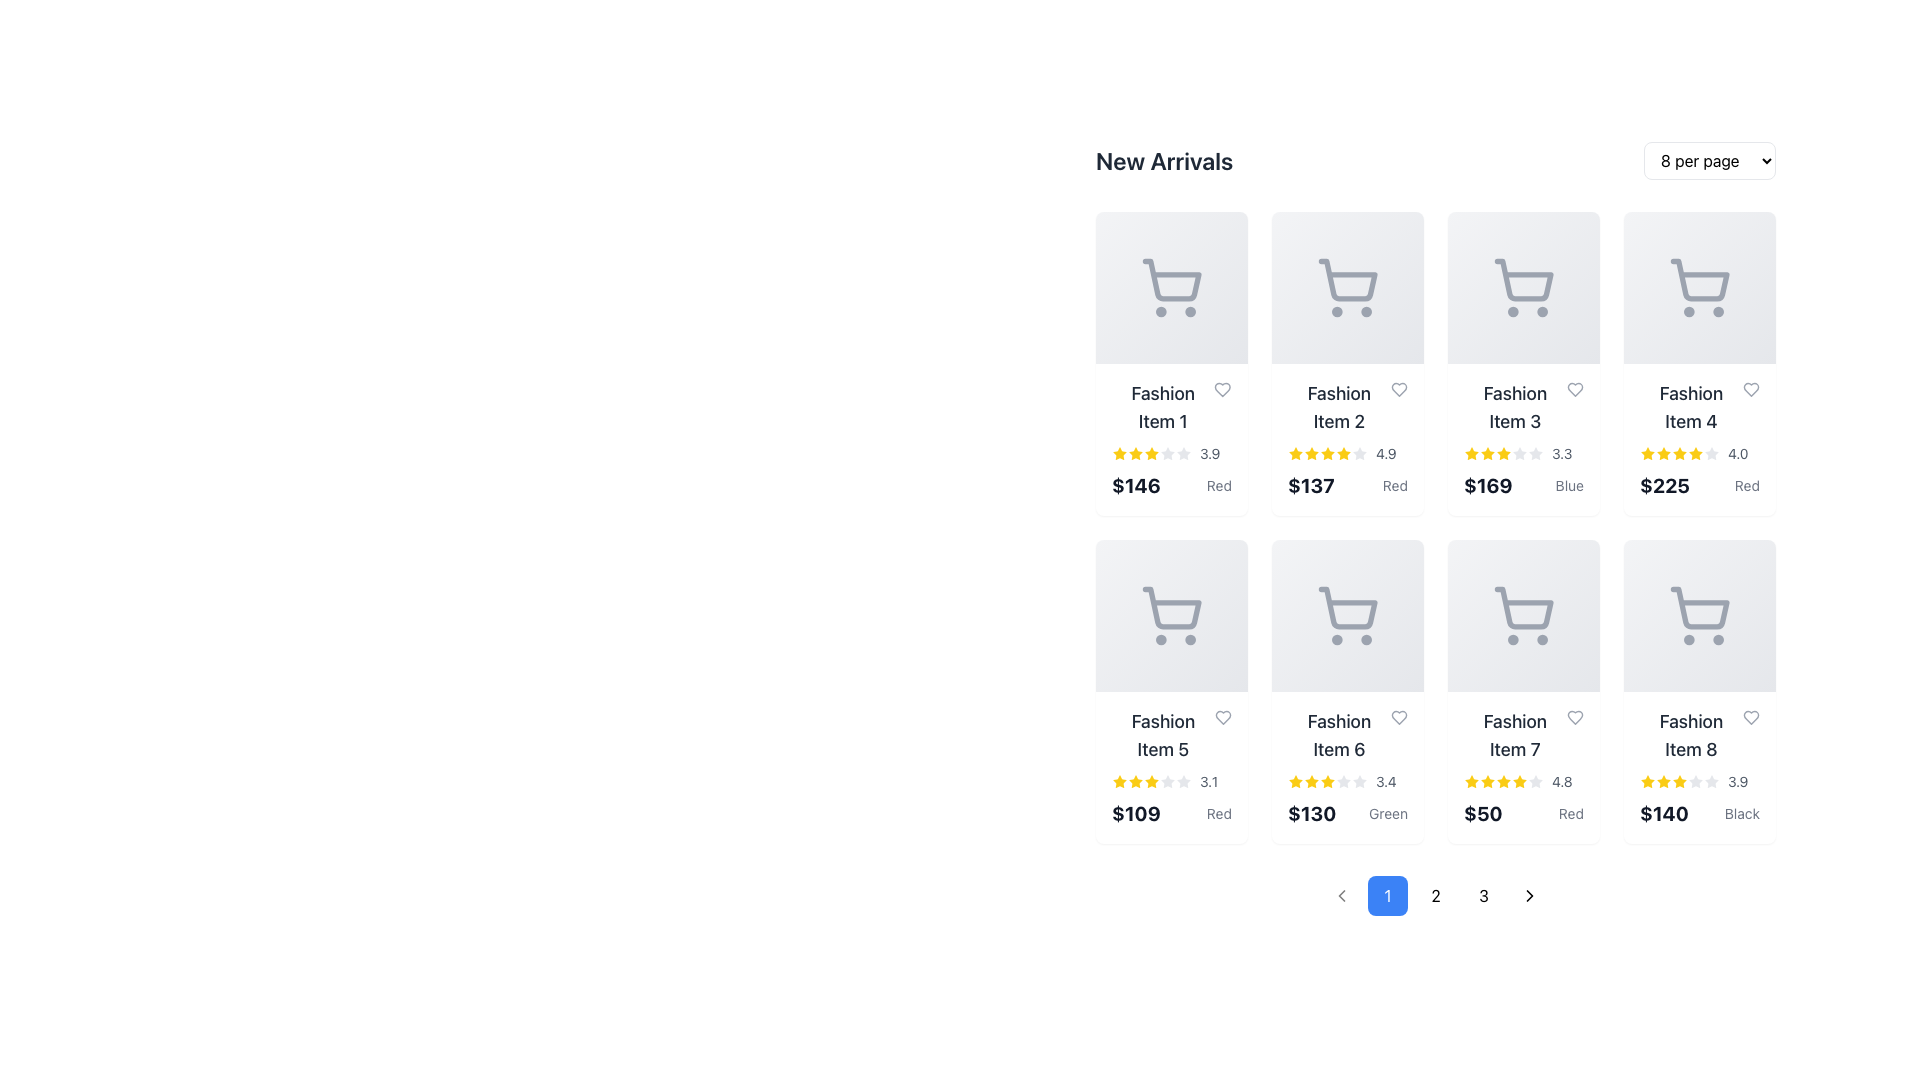  I want to click on the price text label located at the bottom right of the grid section for 'Fashion Item 8' in the 'New Arrivals' listing, so click(1664, 813).